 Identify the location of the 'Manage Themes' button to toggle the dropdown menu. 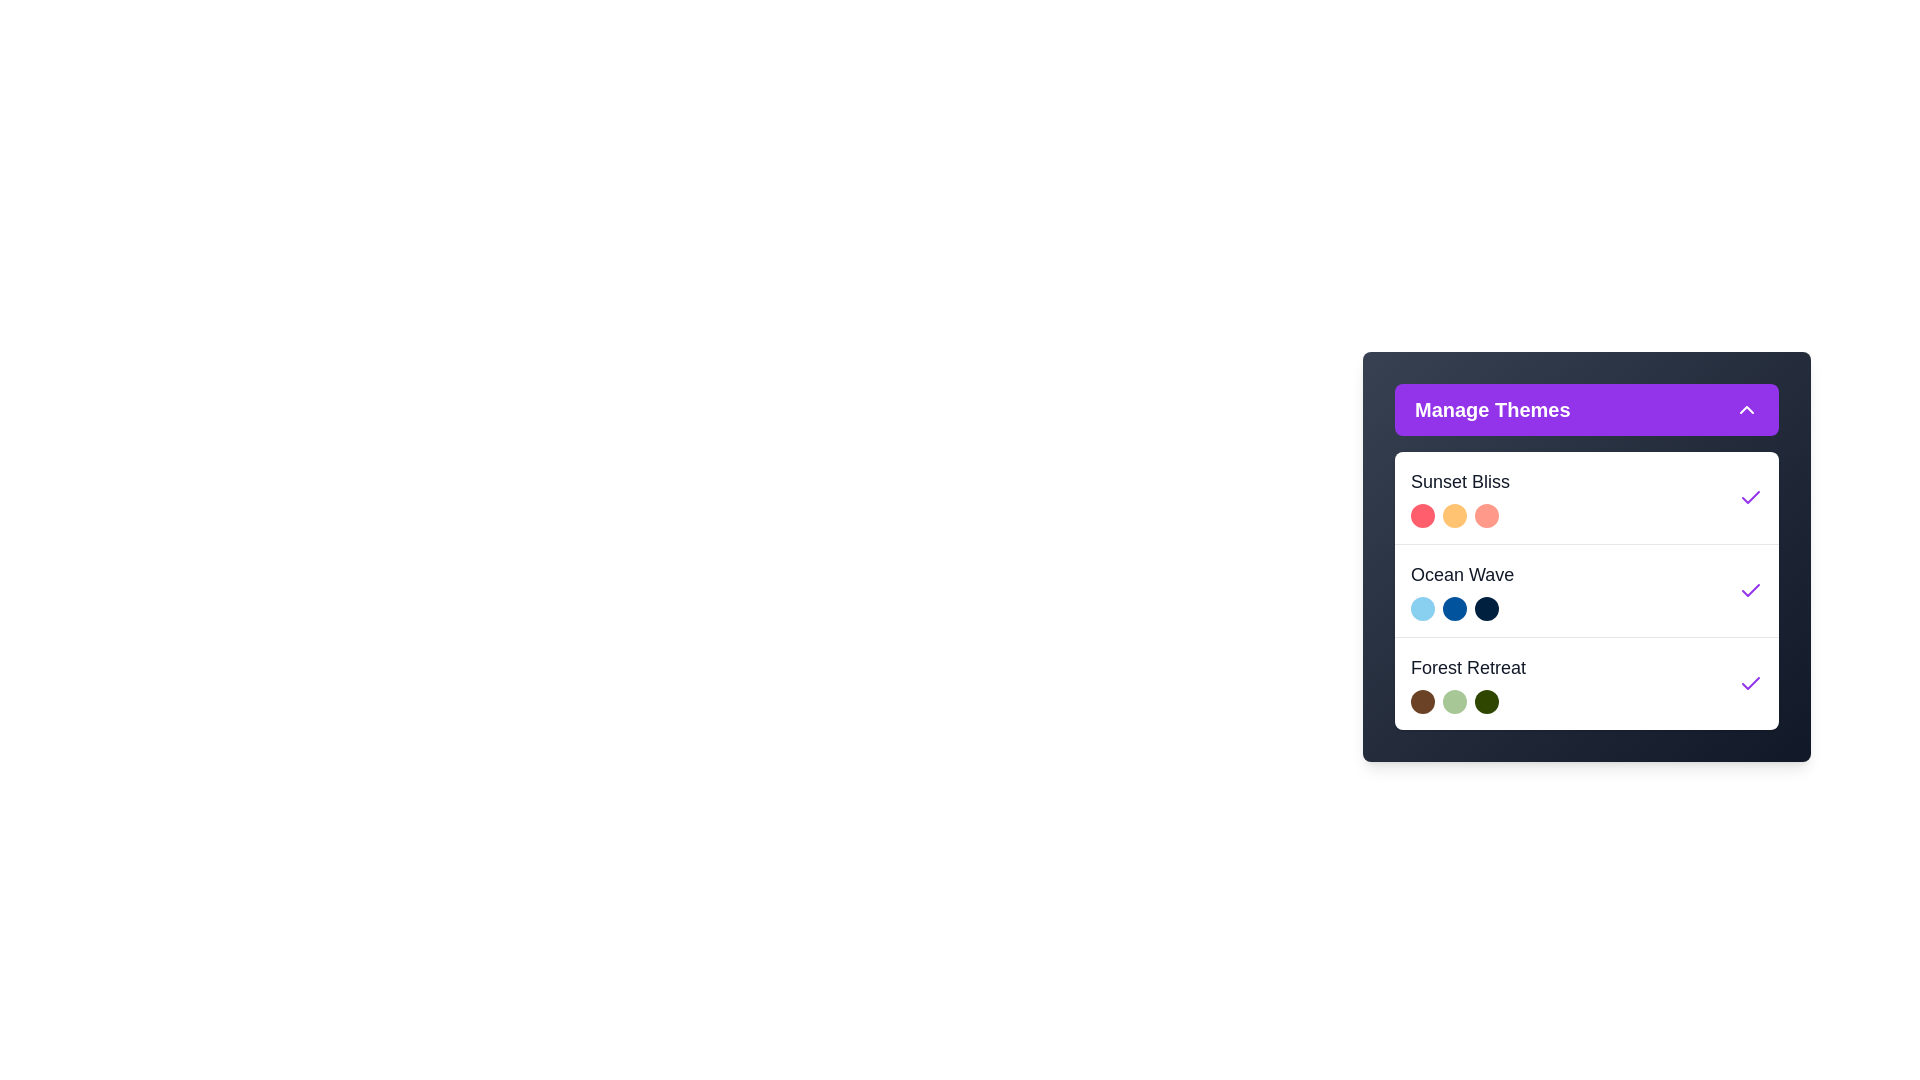
(1586, 408).